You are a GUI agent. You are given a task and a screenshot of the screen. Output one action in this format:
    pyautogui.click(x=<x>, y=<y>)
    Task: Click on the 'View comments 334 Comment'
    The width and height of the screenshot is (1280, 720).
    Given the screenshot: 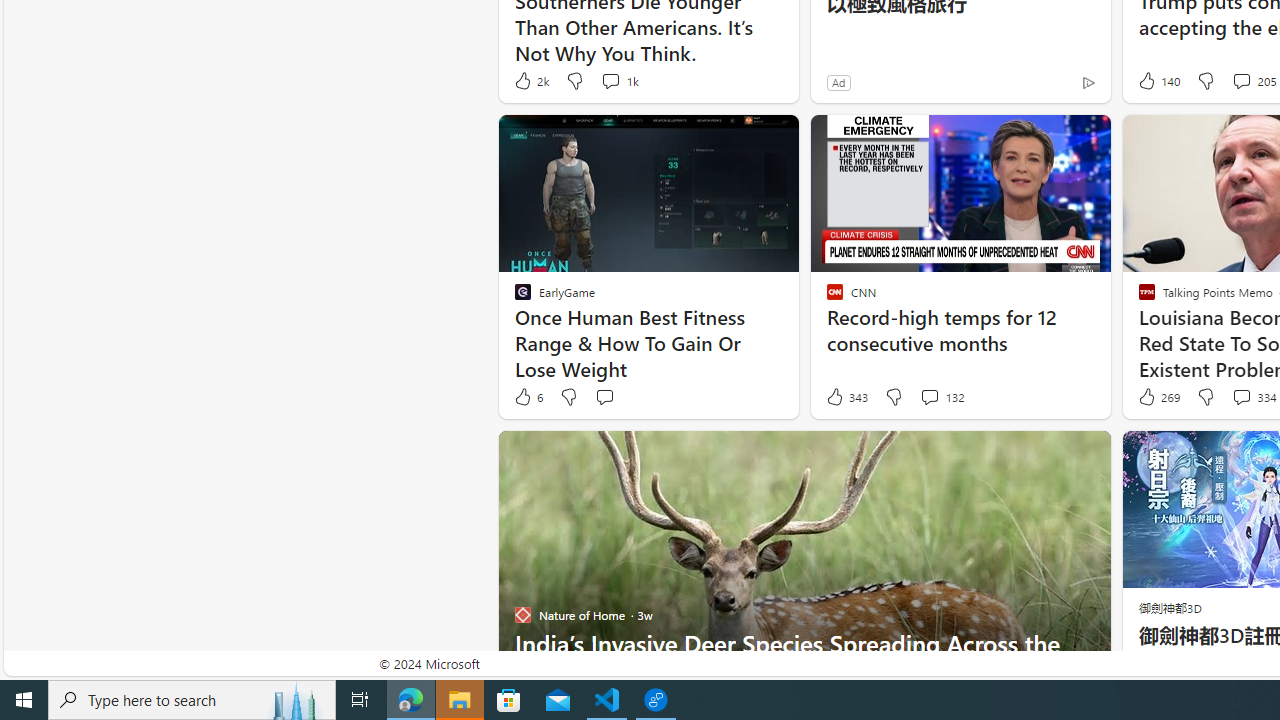 What is the action you would take?
    pyautogui.click(x=1240, y=397)
    